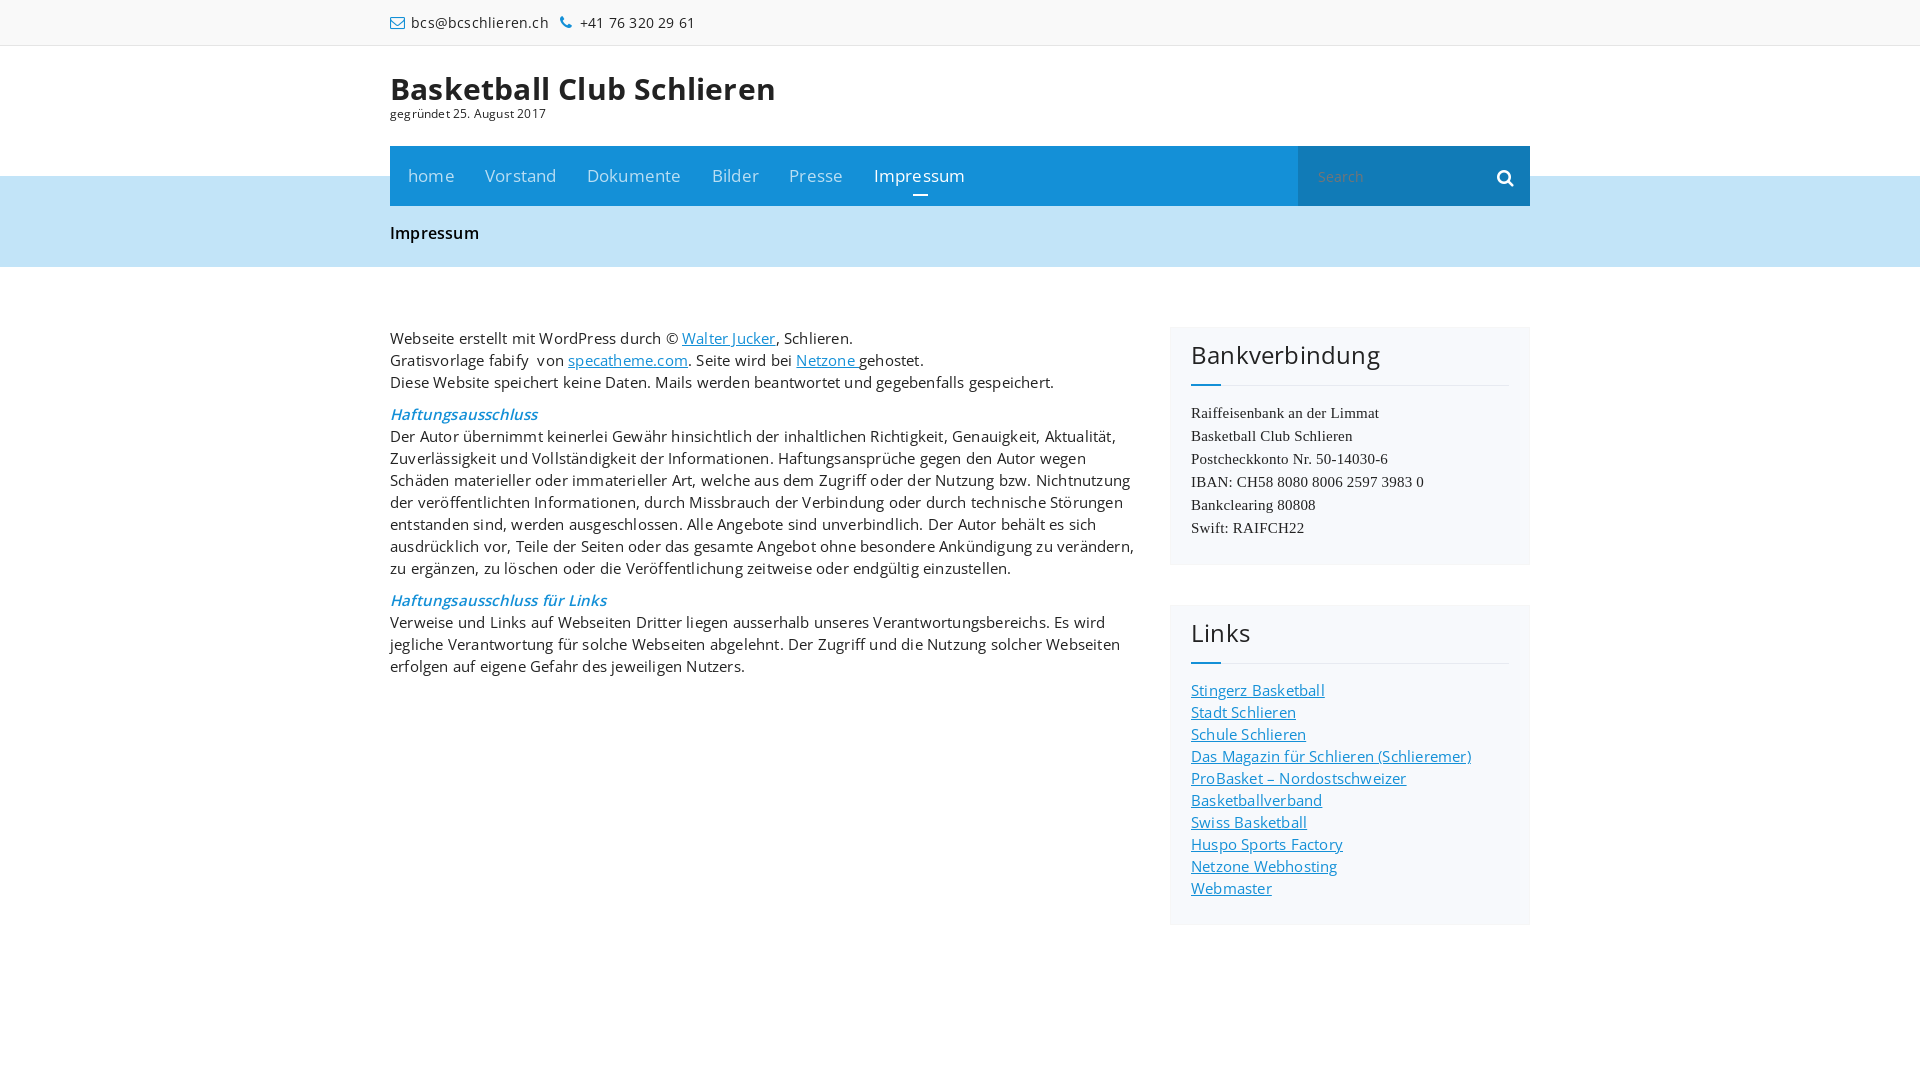  What do you see at coordinates (581, 87) in the screenshot?
I see `'Basketball Club Schlieren'` at bounding box center [581, 87].